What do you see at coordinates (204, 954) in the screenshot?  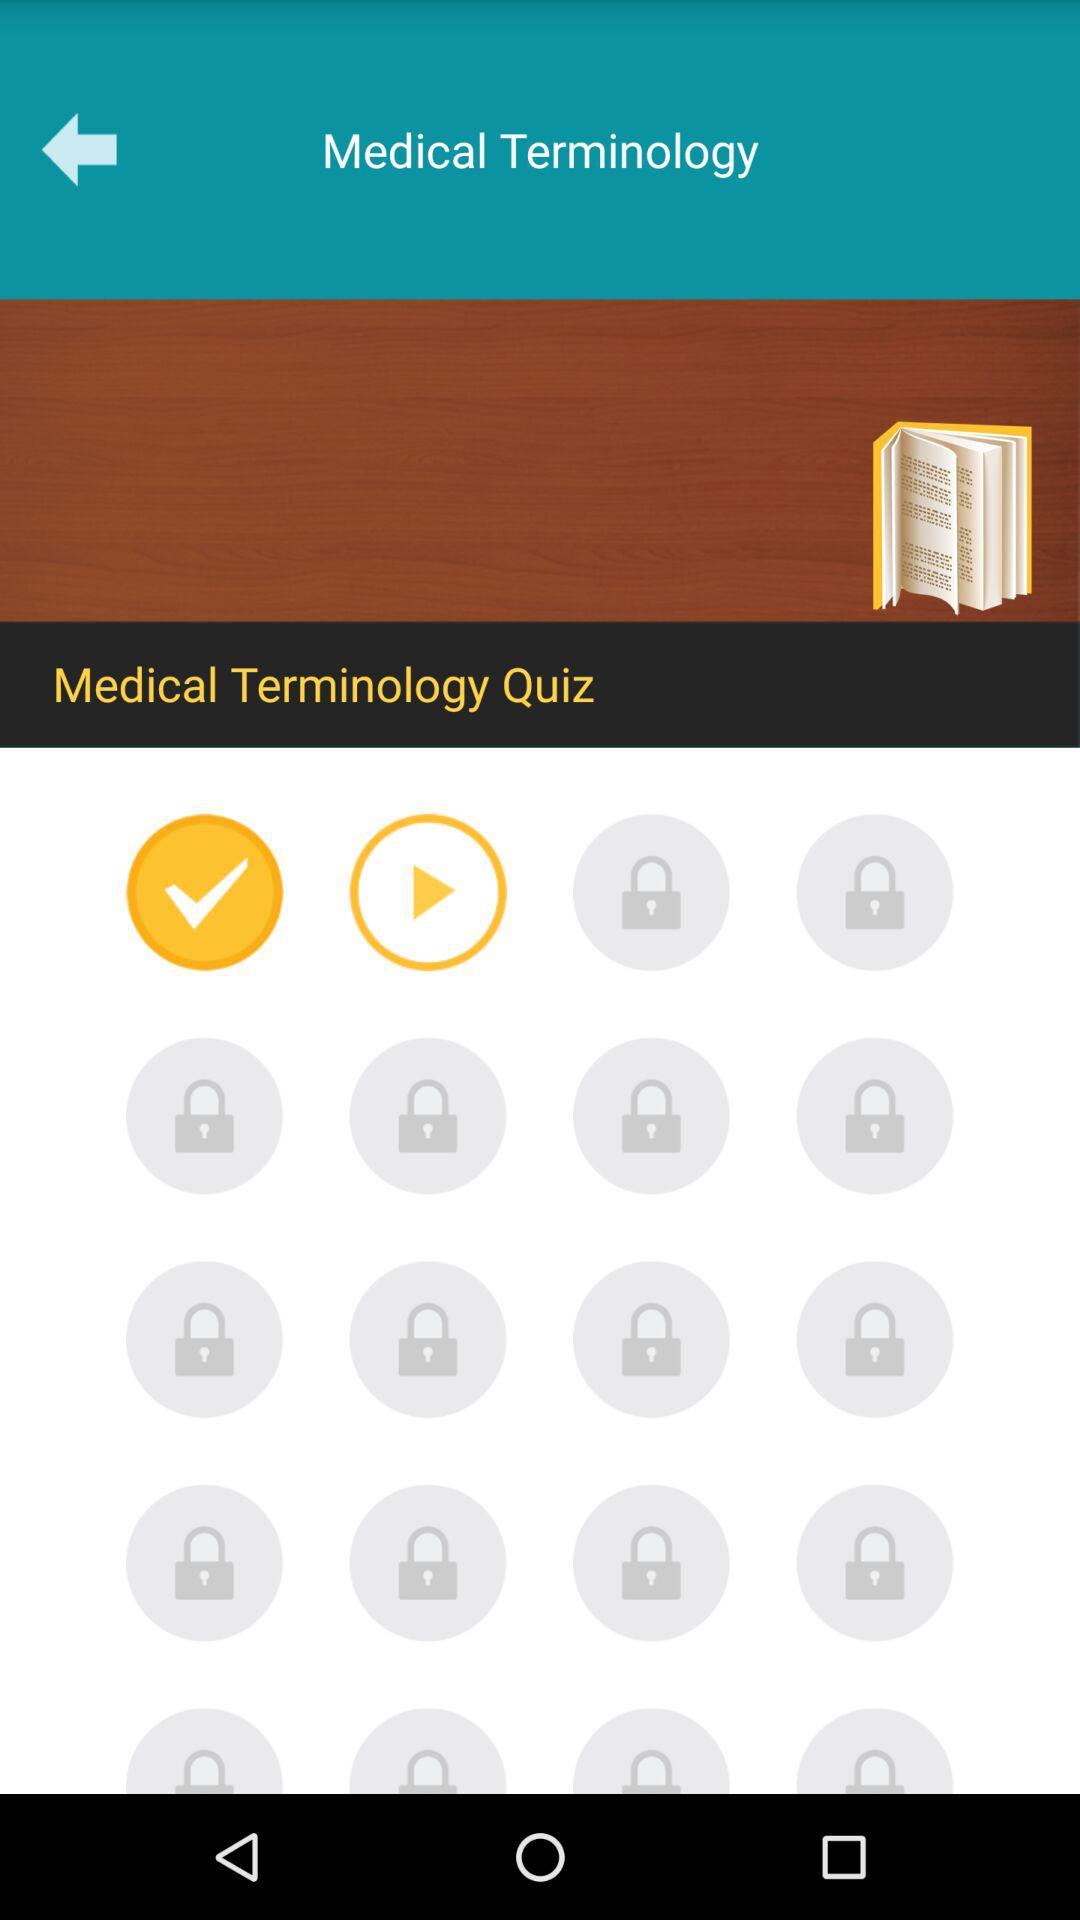 I see `the check icon` at bounding box center [204, 954].